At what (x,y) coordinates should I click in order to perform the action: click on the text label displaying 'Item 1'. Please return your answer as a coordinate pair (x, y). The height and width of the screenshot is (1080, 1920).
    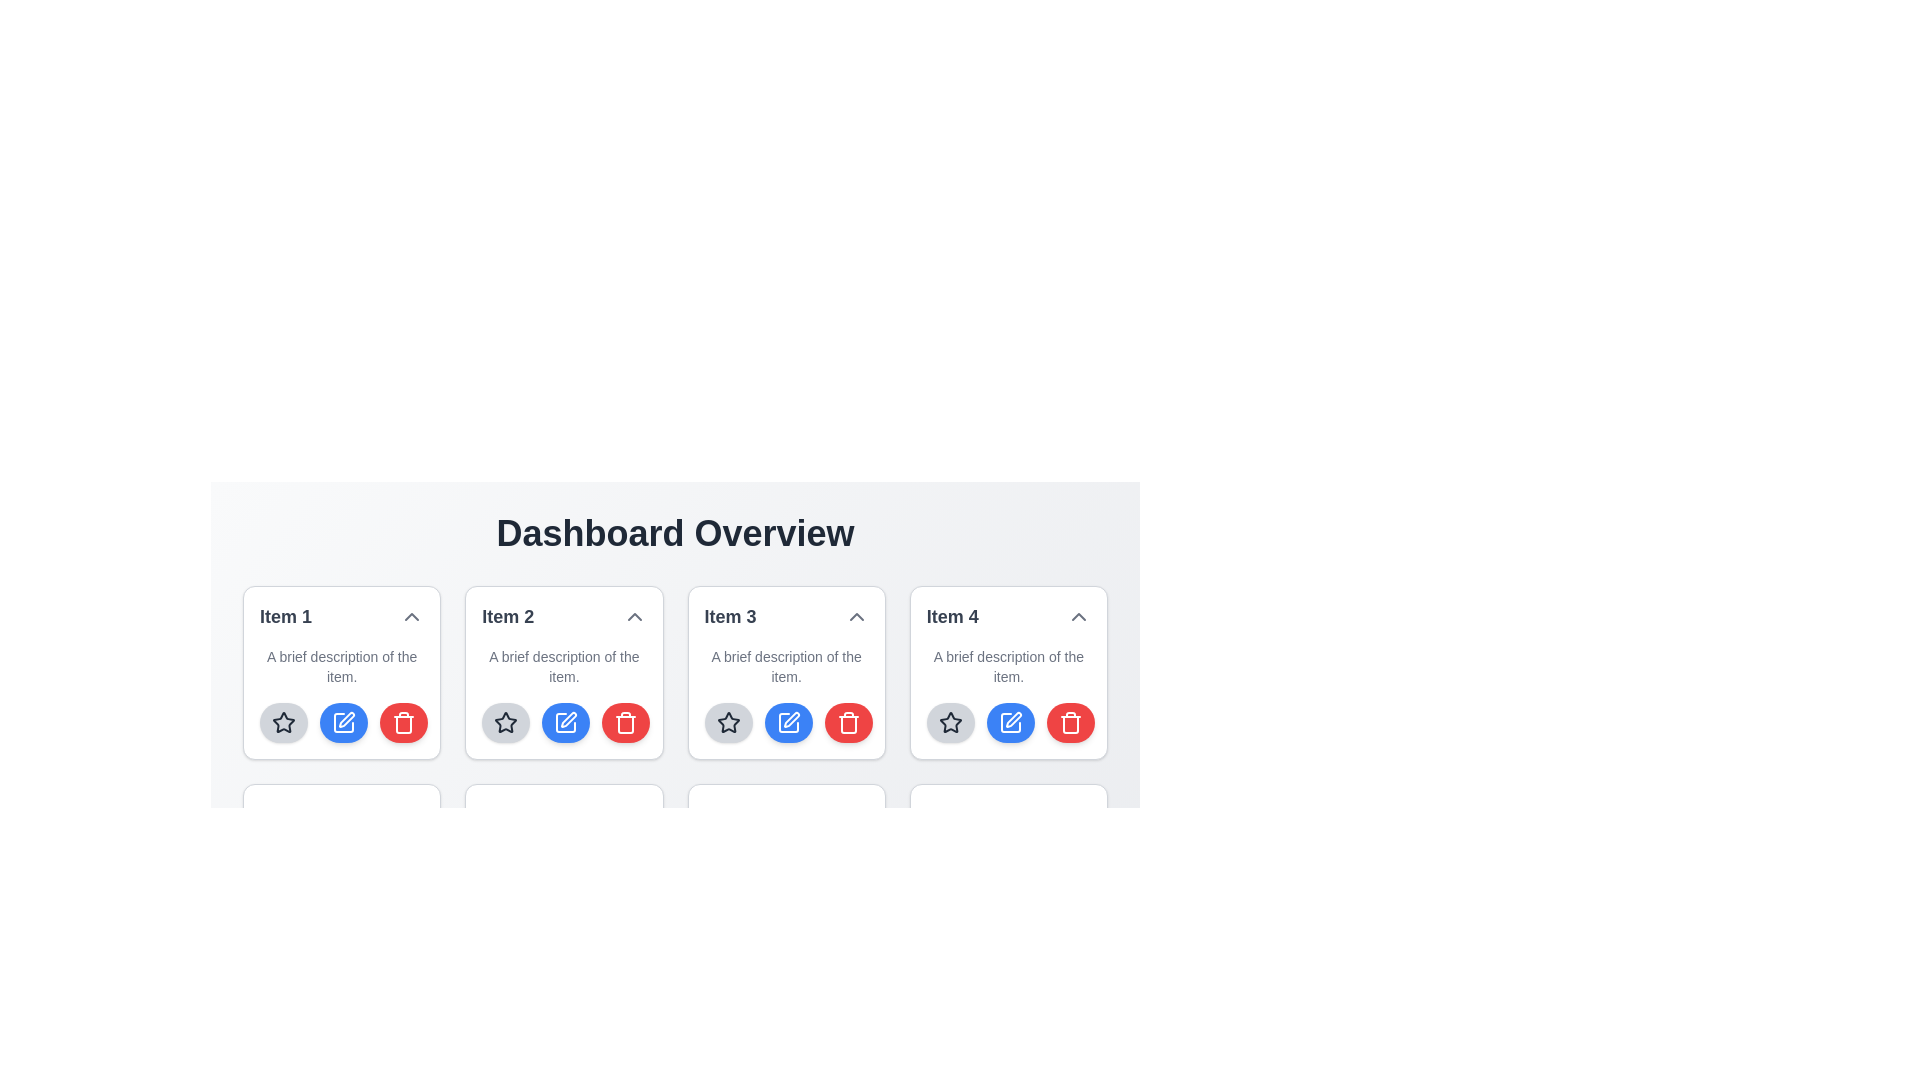
    Looking at the image, I should click on (285, 616).